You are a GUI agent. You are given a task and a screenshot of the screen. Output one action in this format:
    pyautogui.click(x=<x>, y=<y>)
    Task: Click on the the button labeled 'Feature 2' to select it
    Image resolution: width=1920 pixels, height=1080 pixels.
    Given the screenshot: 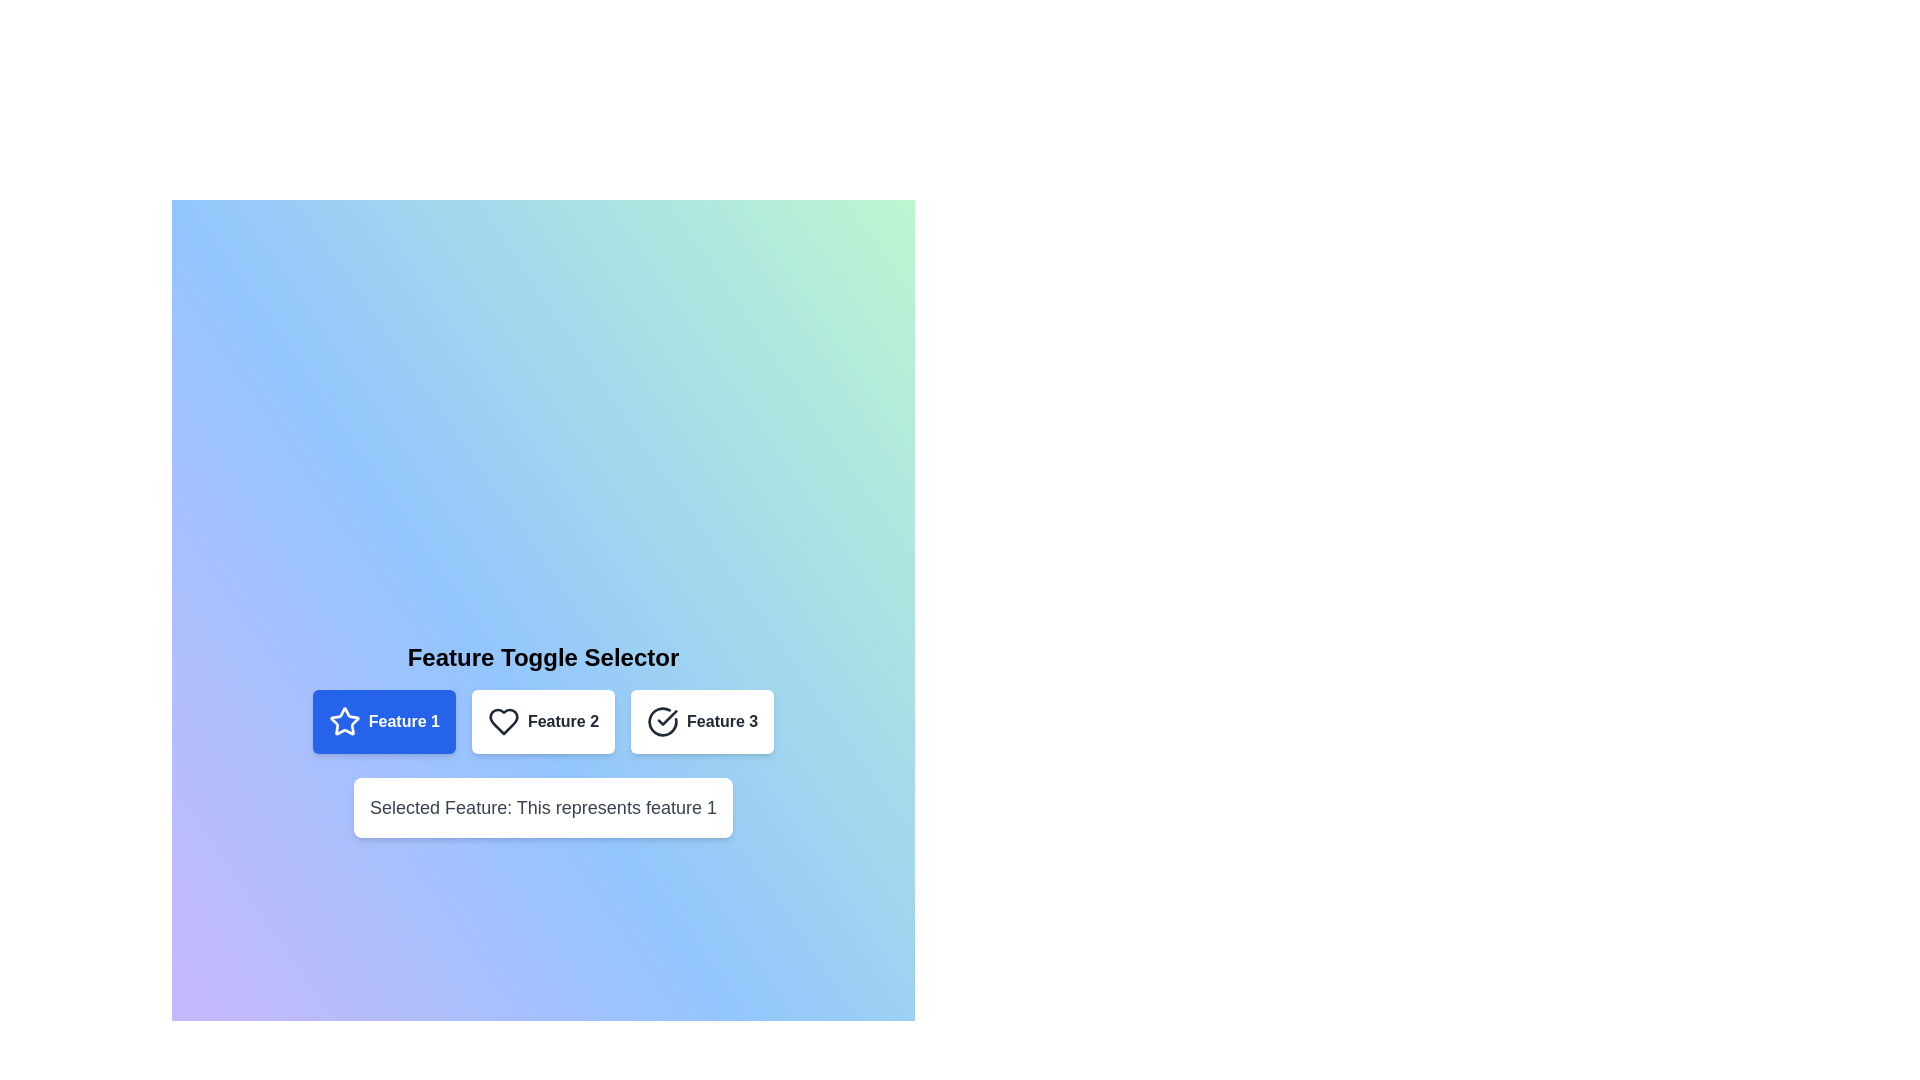 What is the action you would take?
    pyautogui.click(x=543, y=721)
    